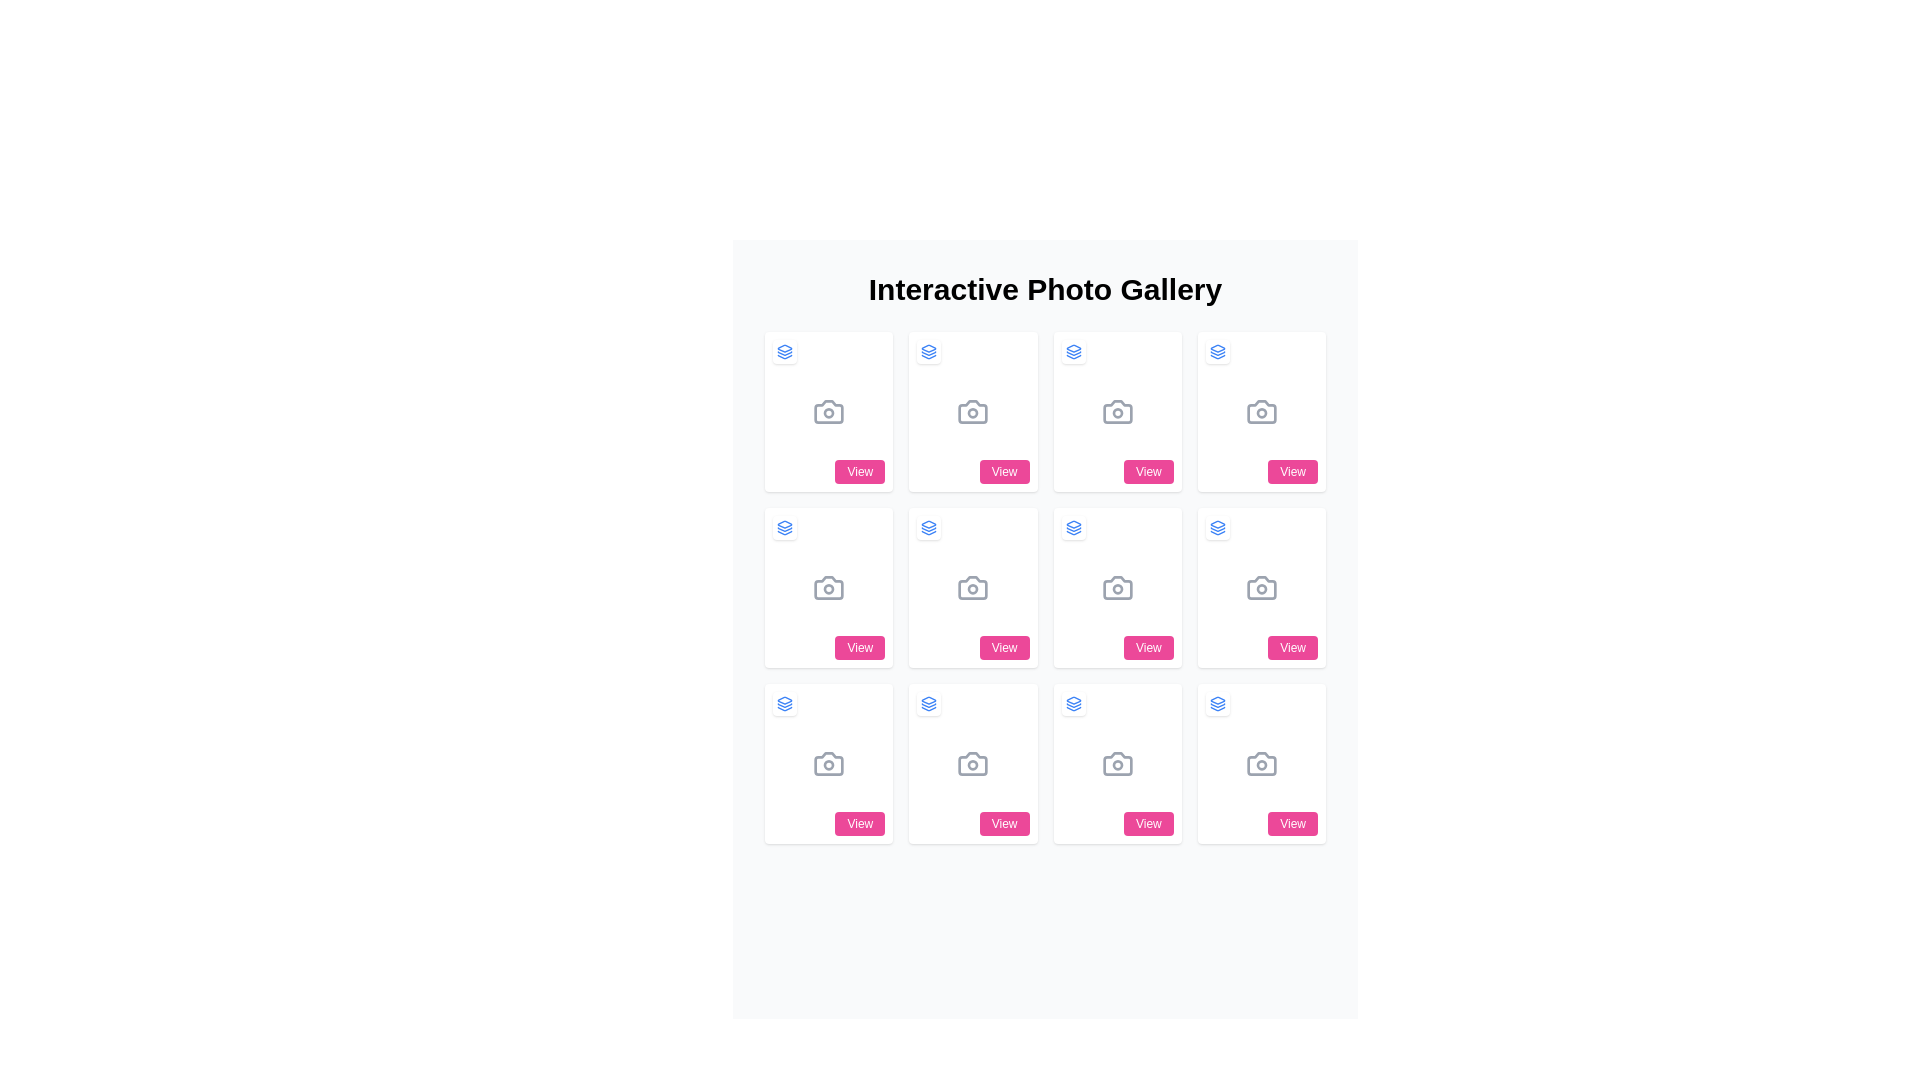  I want to click on the third card in the top row of the four-column grid layout, which features a white background, a blue icon at the top-left corner, a camera icon in the center, and a pink button labeled 'View' at the bottom, so click(1116, 411).